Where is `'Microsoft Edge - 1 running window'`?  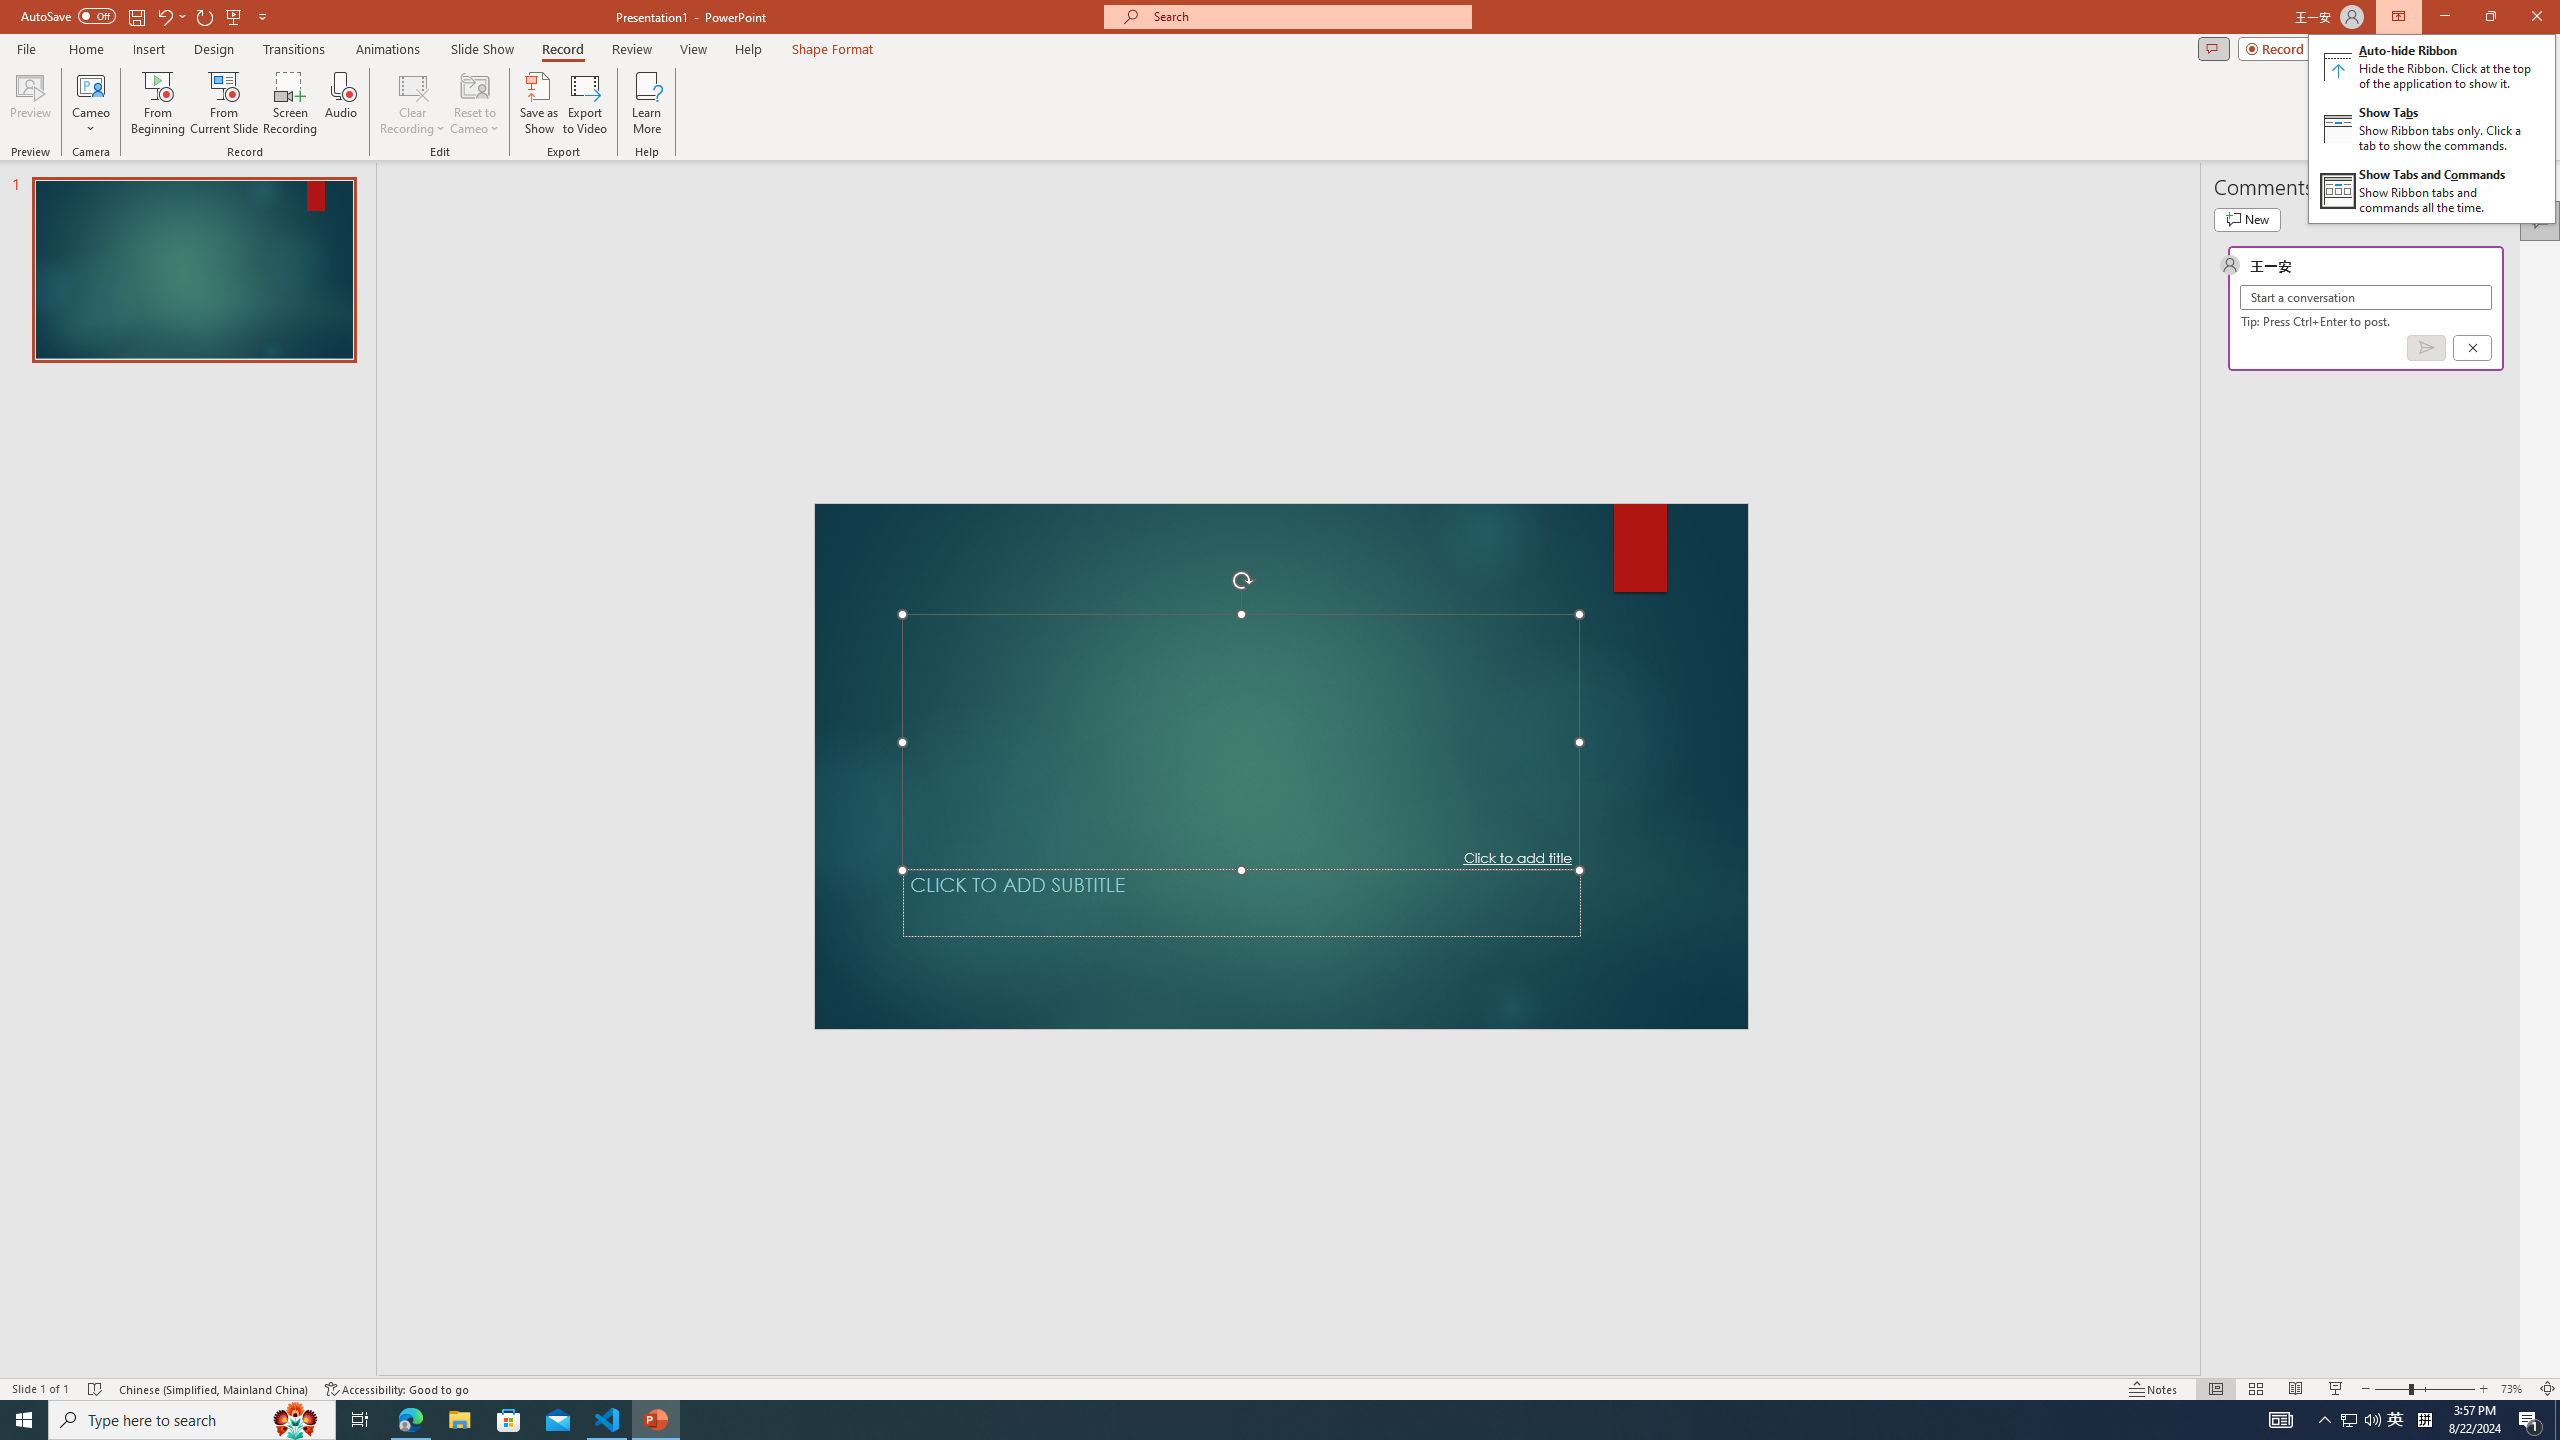
'Microsoft Edge - 1 running window' is located at coordinates (409, 1418).